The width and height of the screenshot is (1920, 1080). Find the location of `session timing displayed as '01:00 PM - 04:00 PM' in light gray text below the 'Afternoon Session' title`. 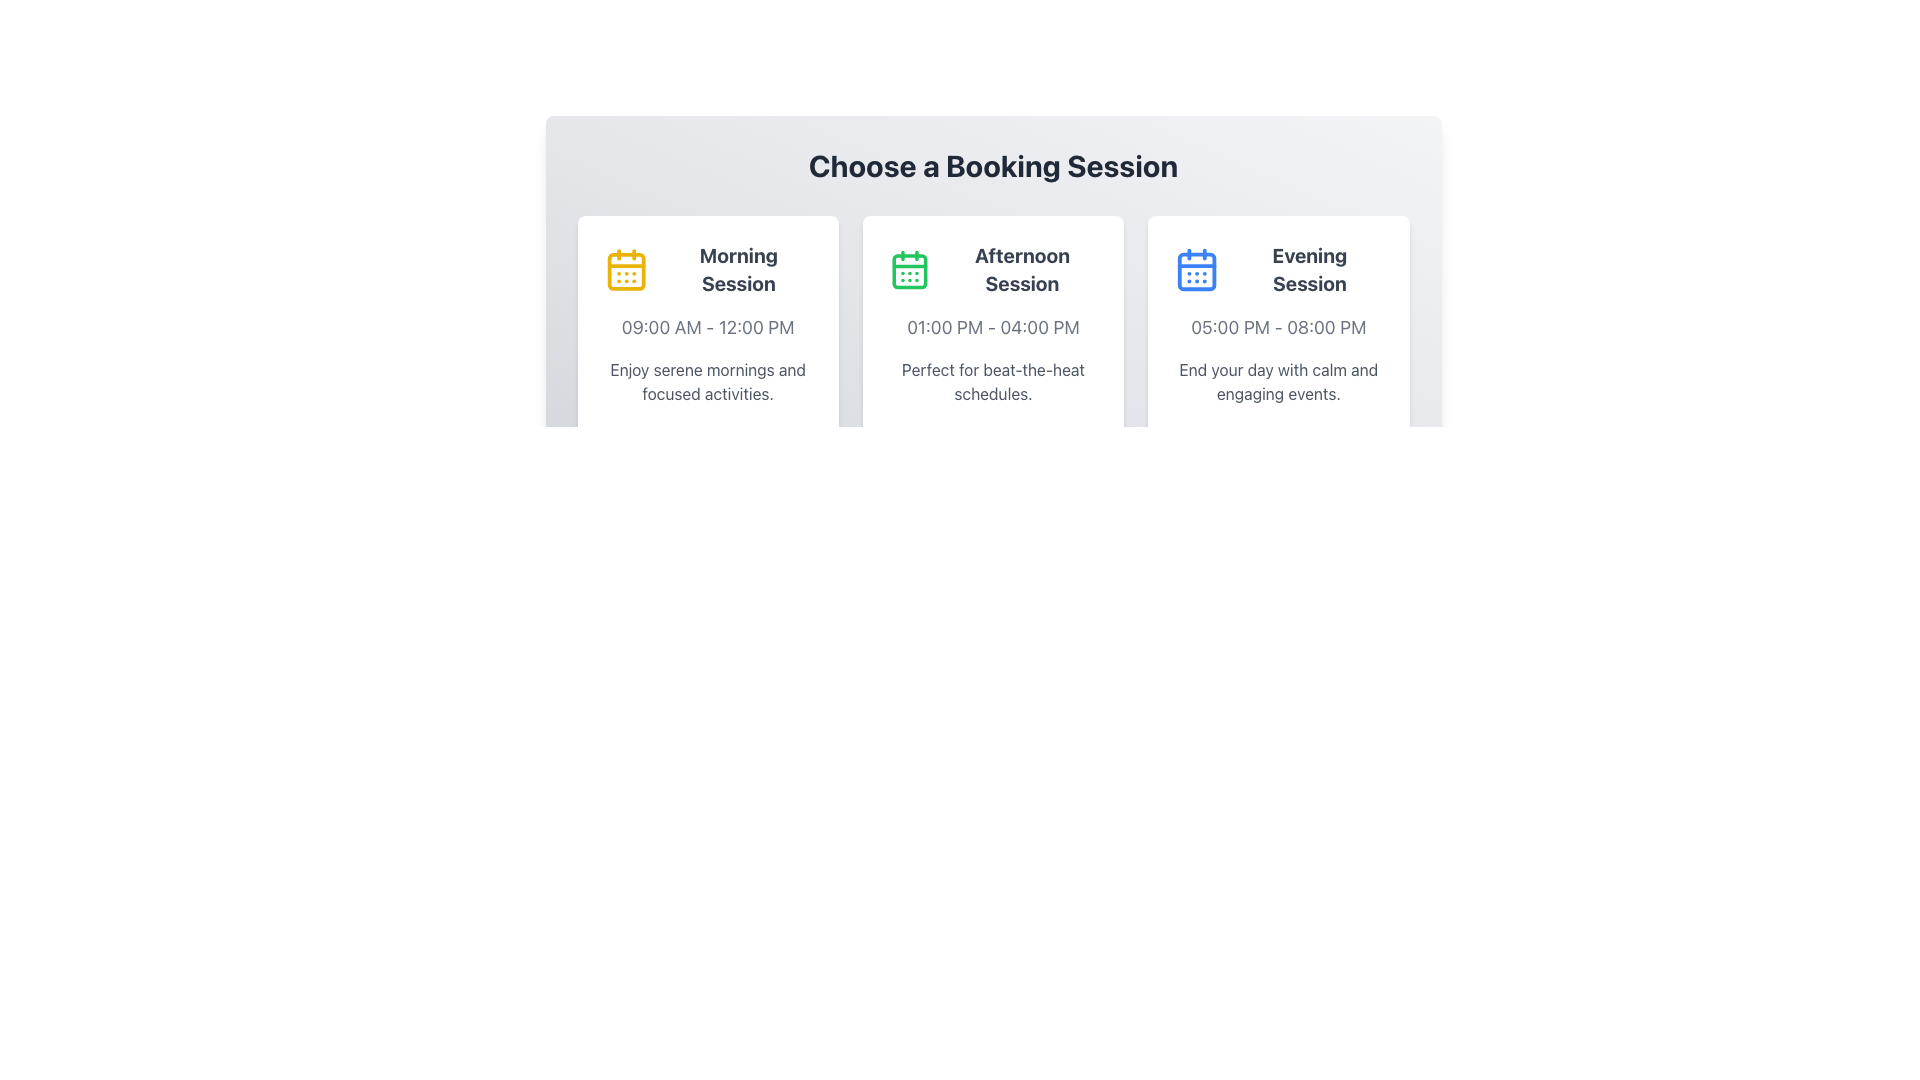

session timing displayed as '01:00 PM - 04:00 PM' in light gray text below the 'Afternoon Session' title is located at coordinates (993, 326).